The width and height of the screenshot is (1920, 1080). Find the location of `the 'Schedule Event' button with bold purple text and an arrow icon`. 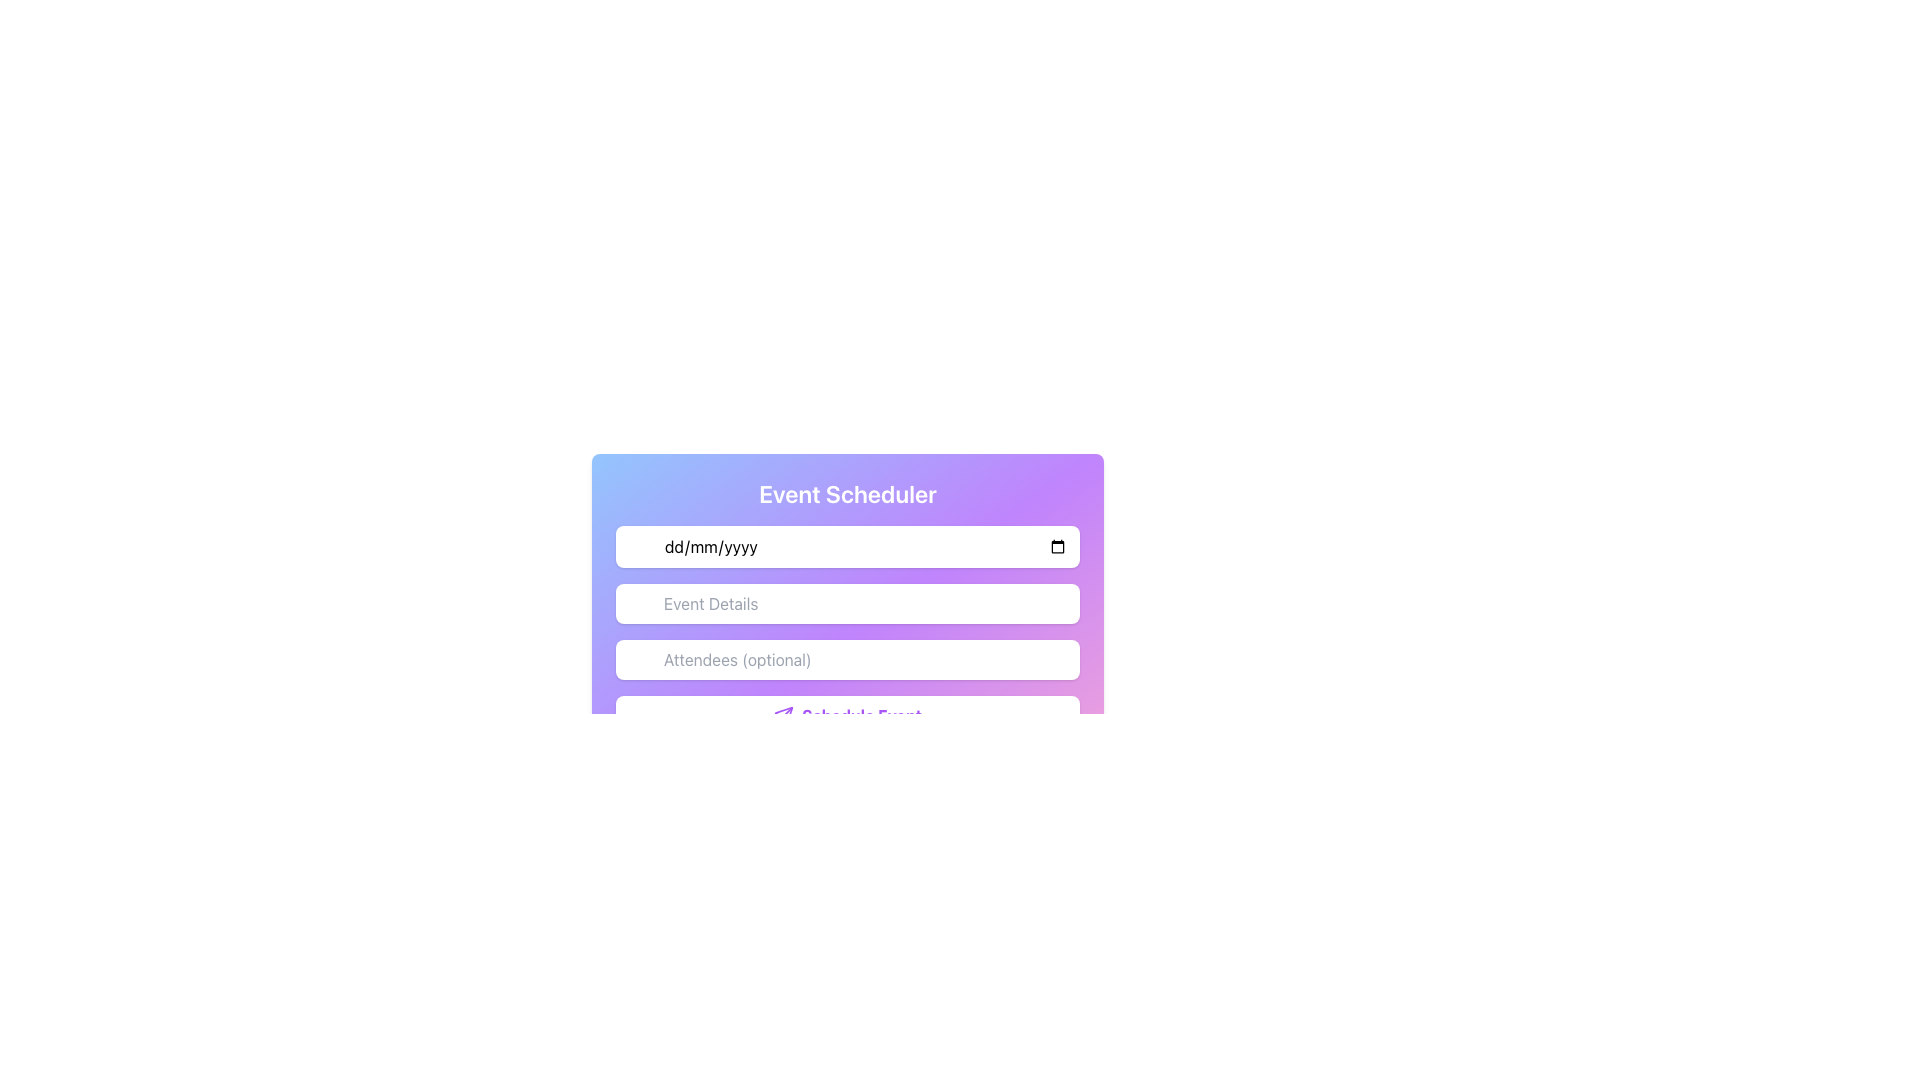

the 'Schedule Event' button with bold purple text and an arrow icon is located at coordinates (848, 715).